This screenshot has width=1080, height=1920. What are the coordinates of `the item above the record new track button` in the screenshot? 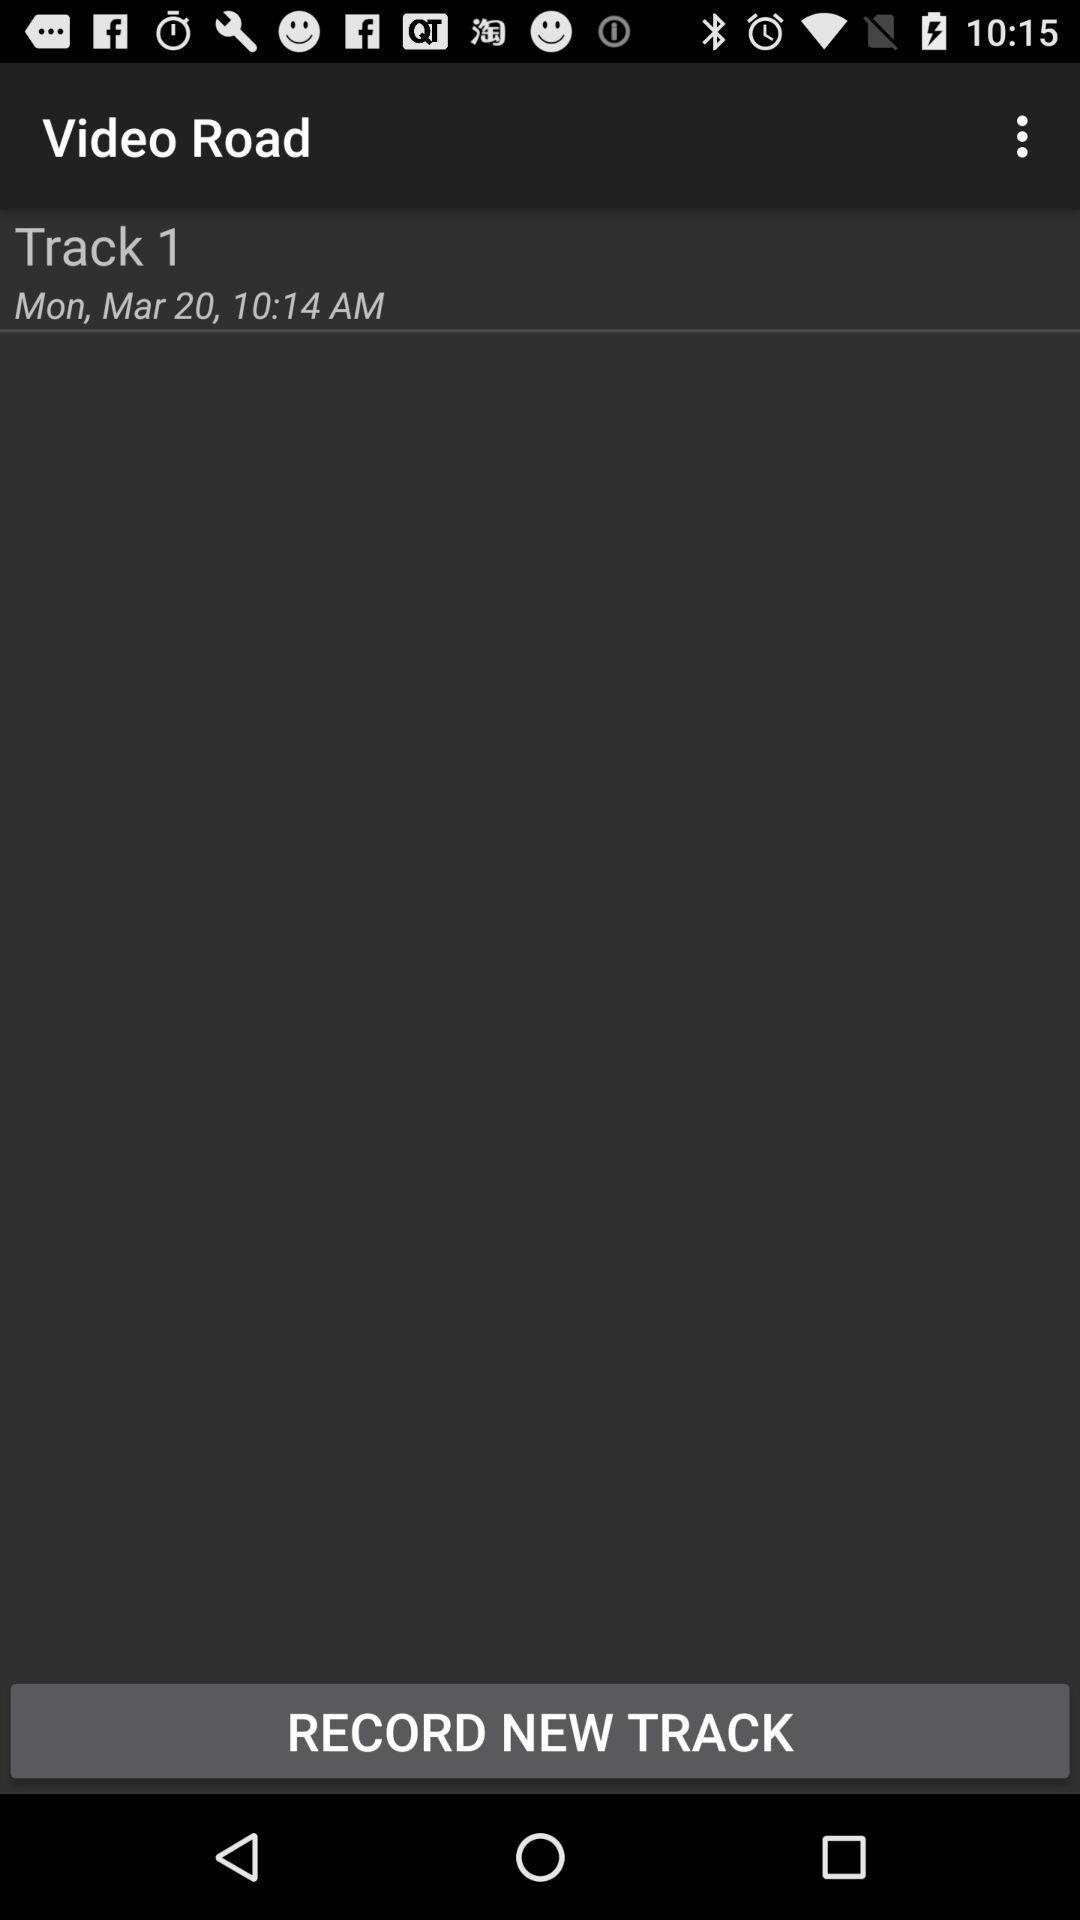 It's located at (199, 303).